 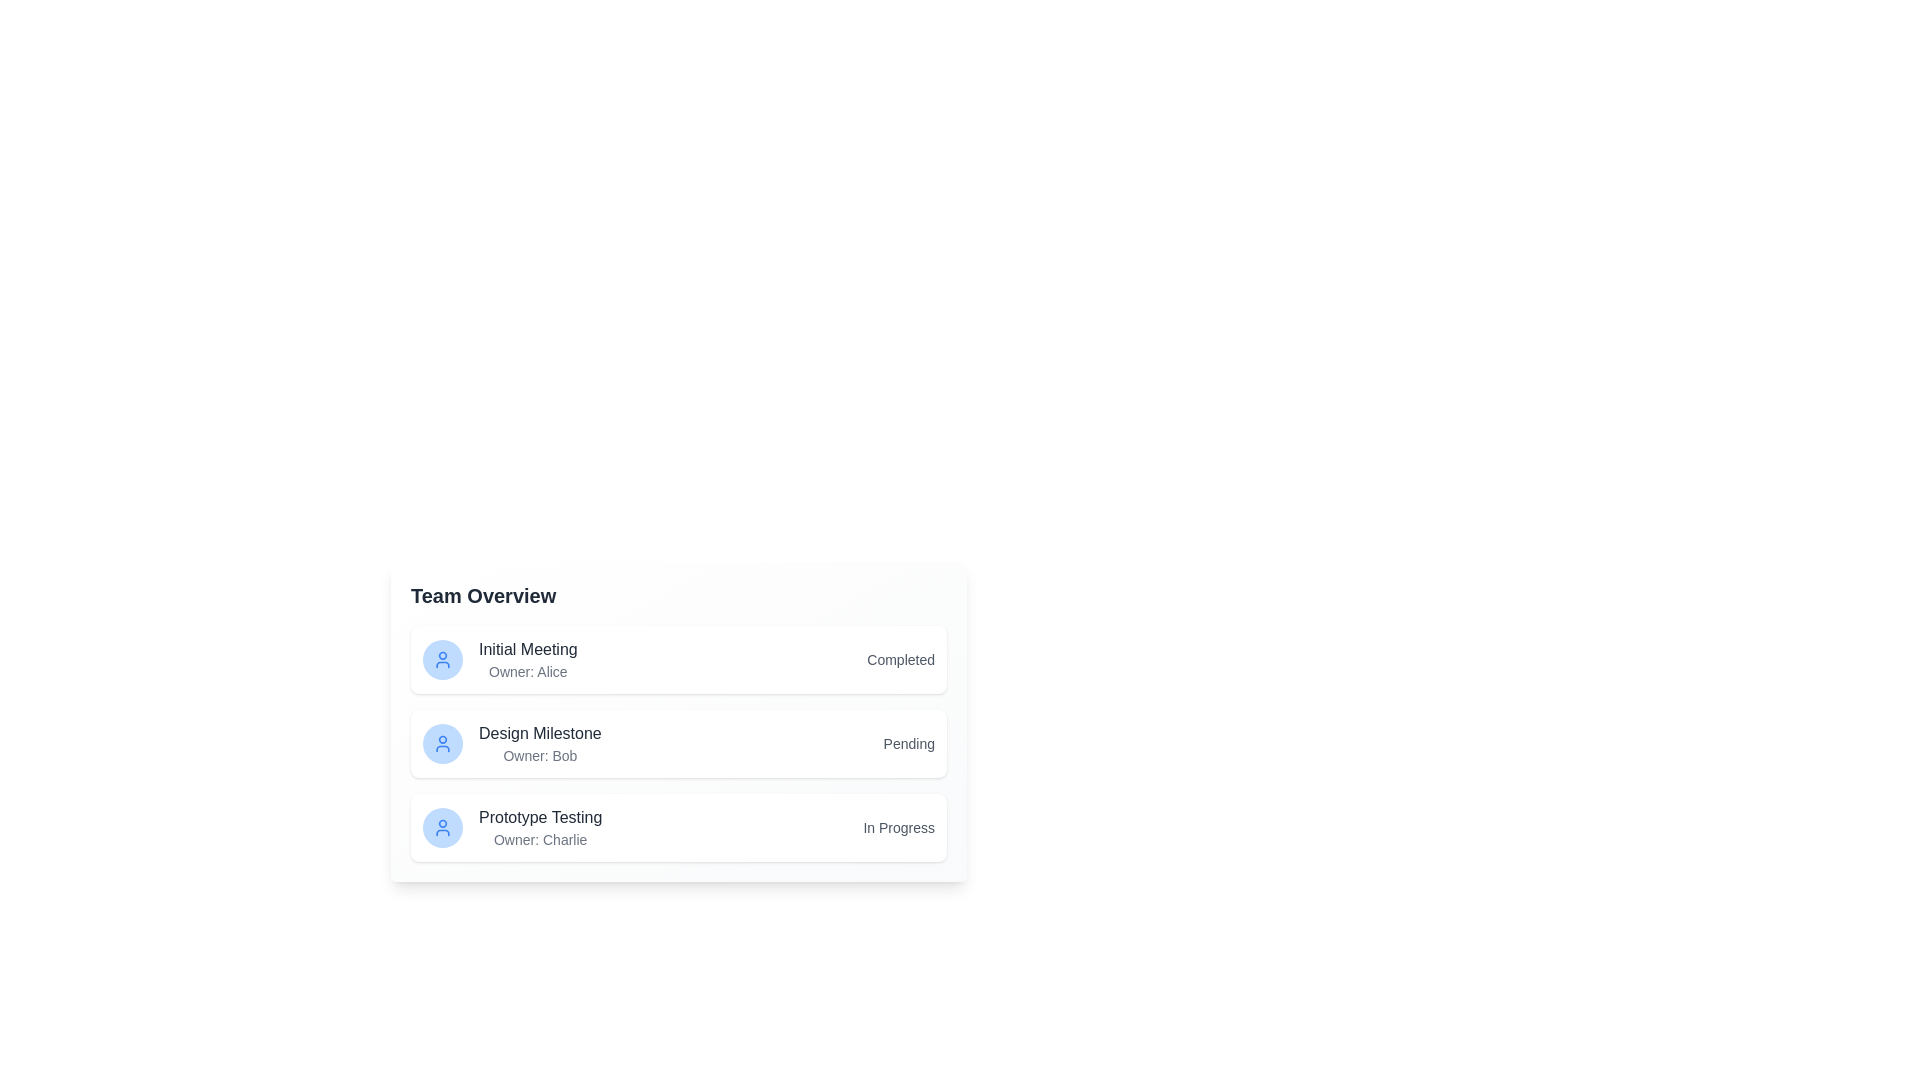 I want to click on the text block titled 'Prototype Testing' with the subtitle 'Owner: Charlie', so click(x=512, y=828).